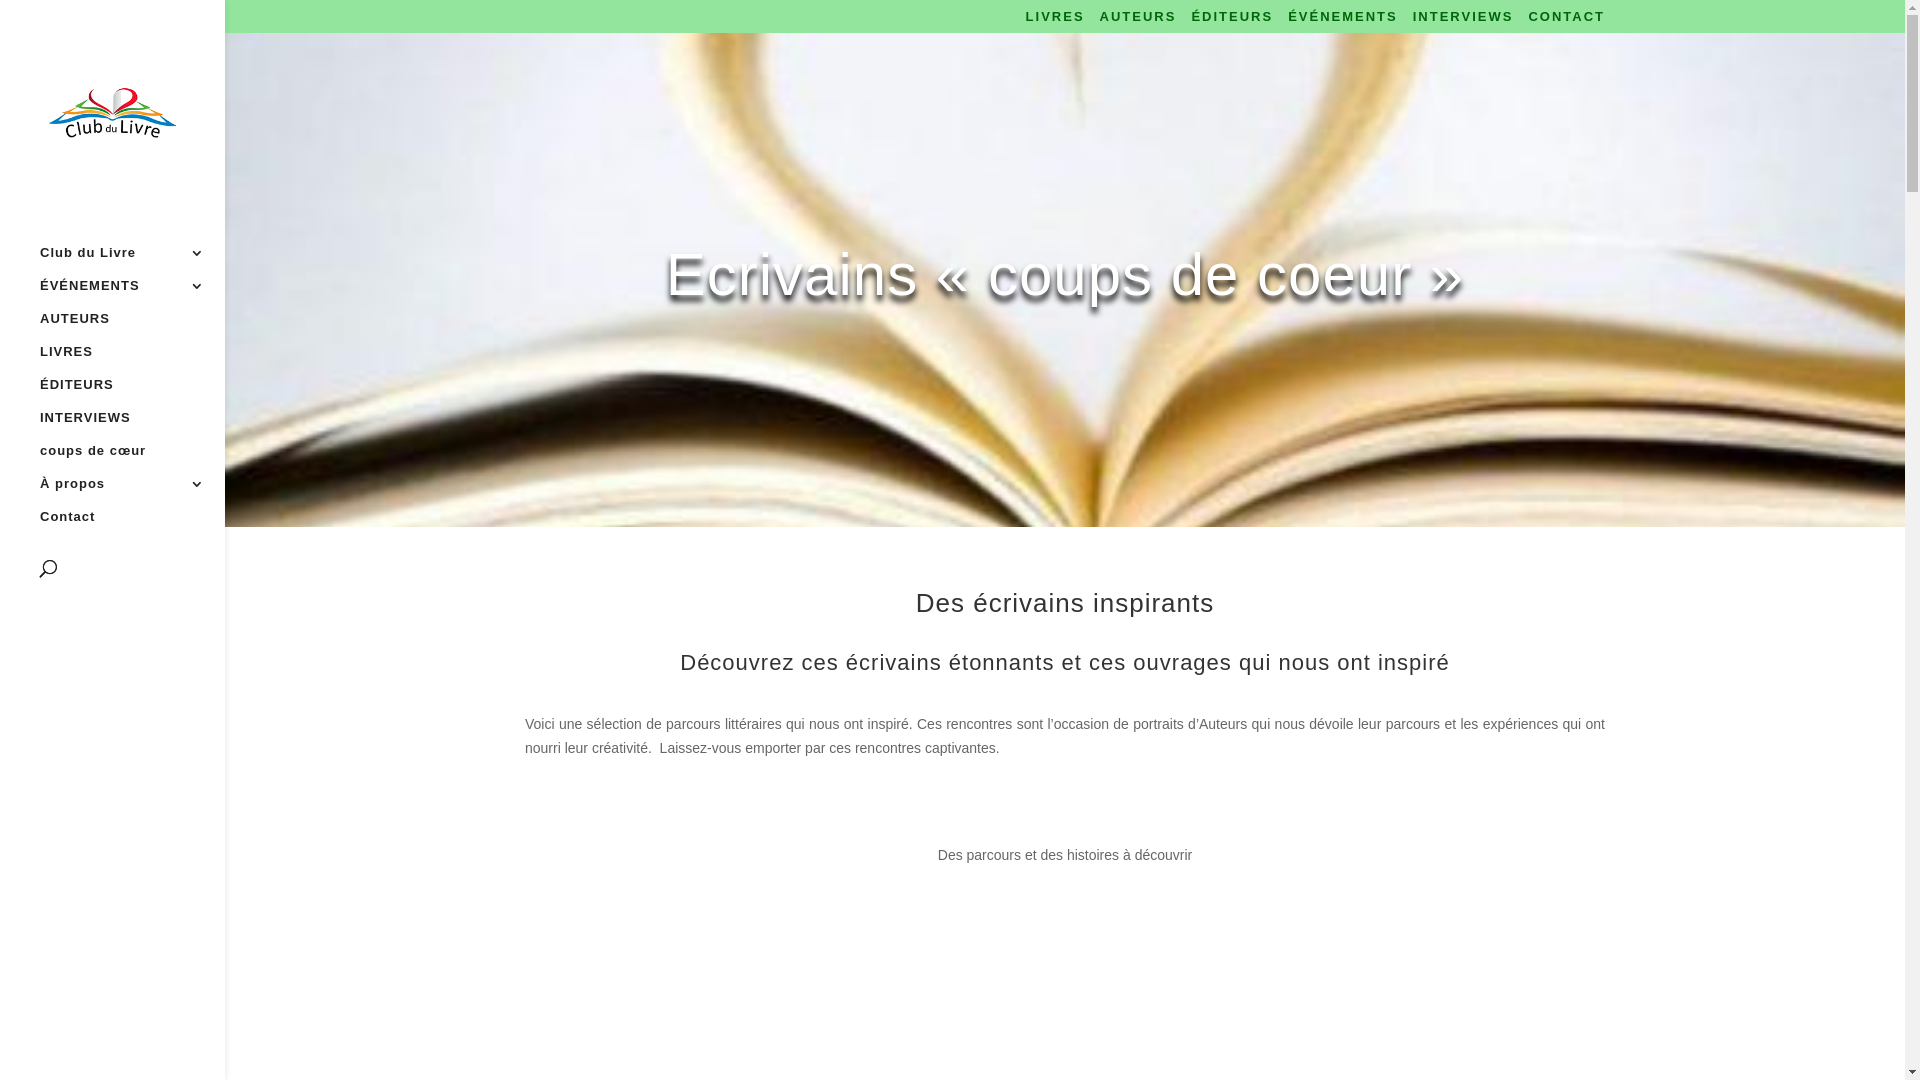  I want to click on 'AUTEURS', so click(1138, 21).